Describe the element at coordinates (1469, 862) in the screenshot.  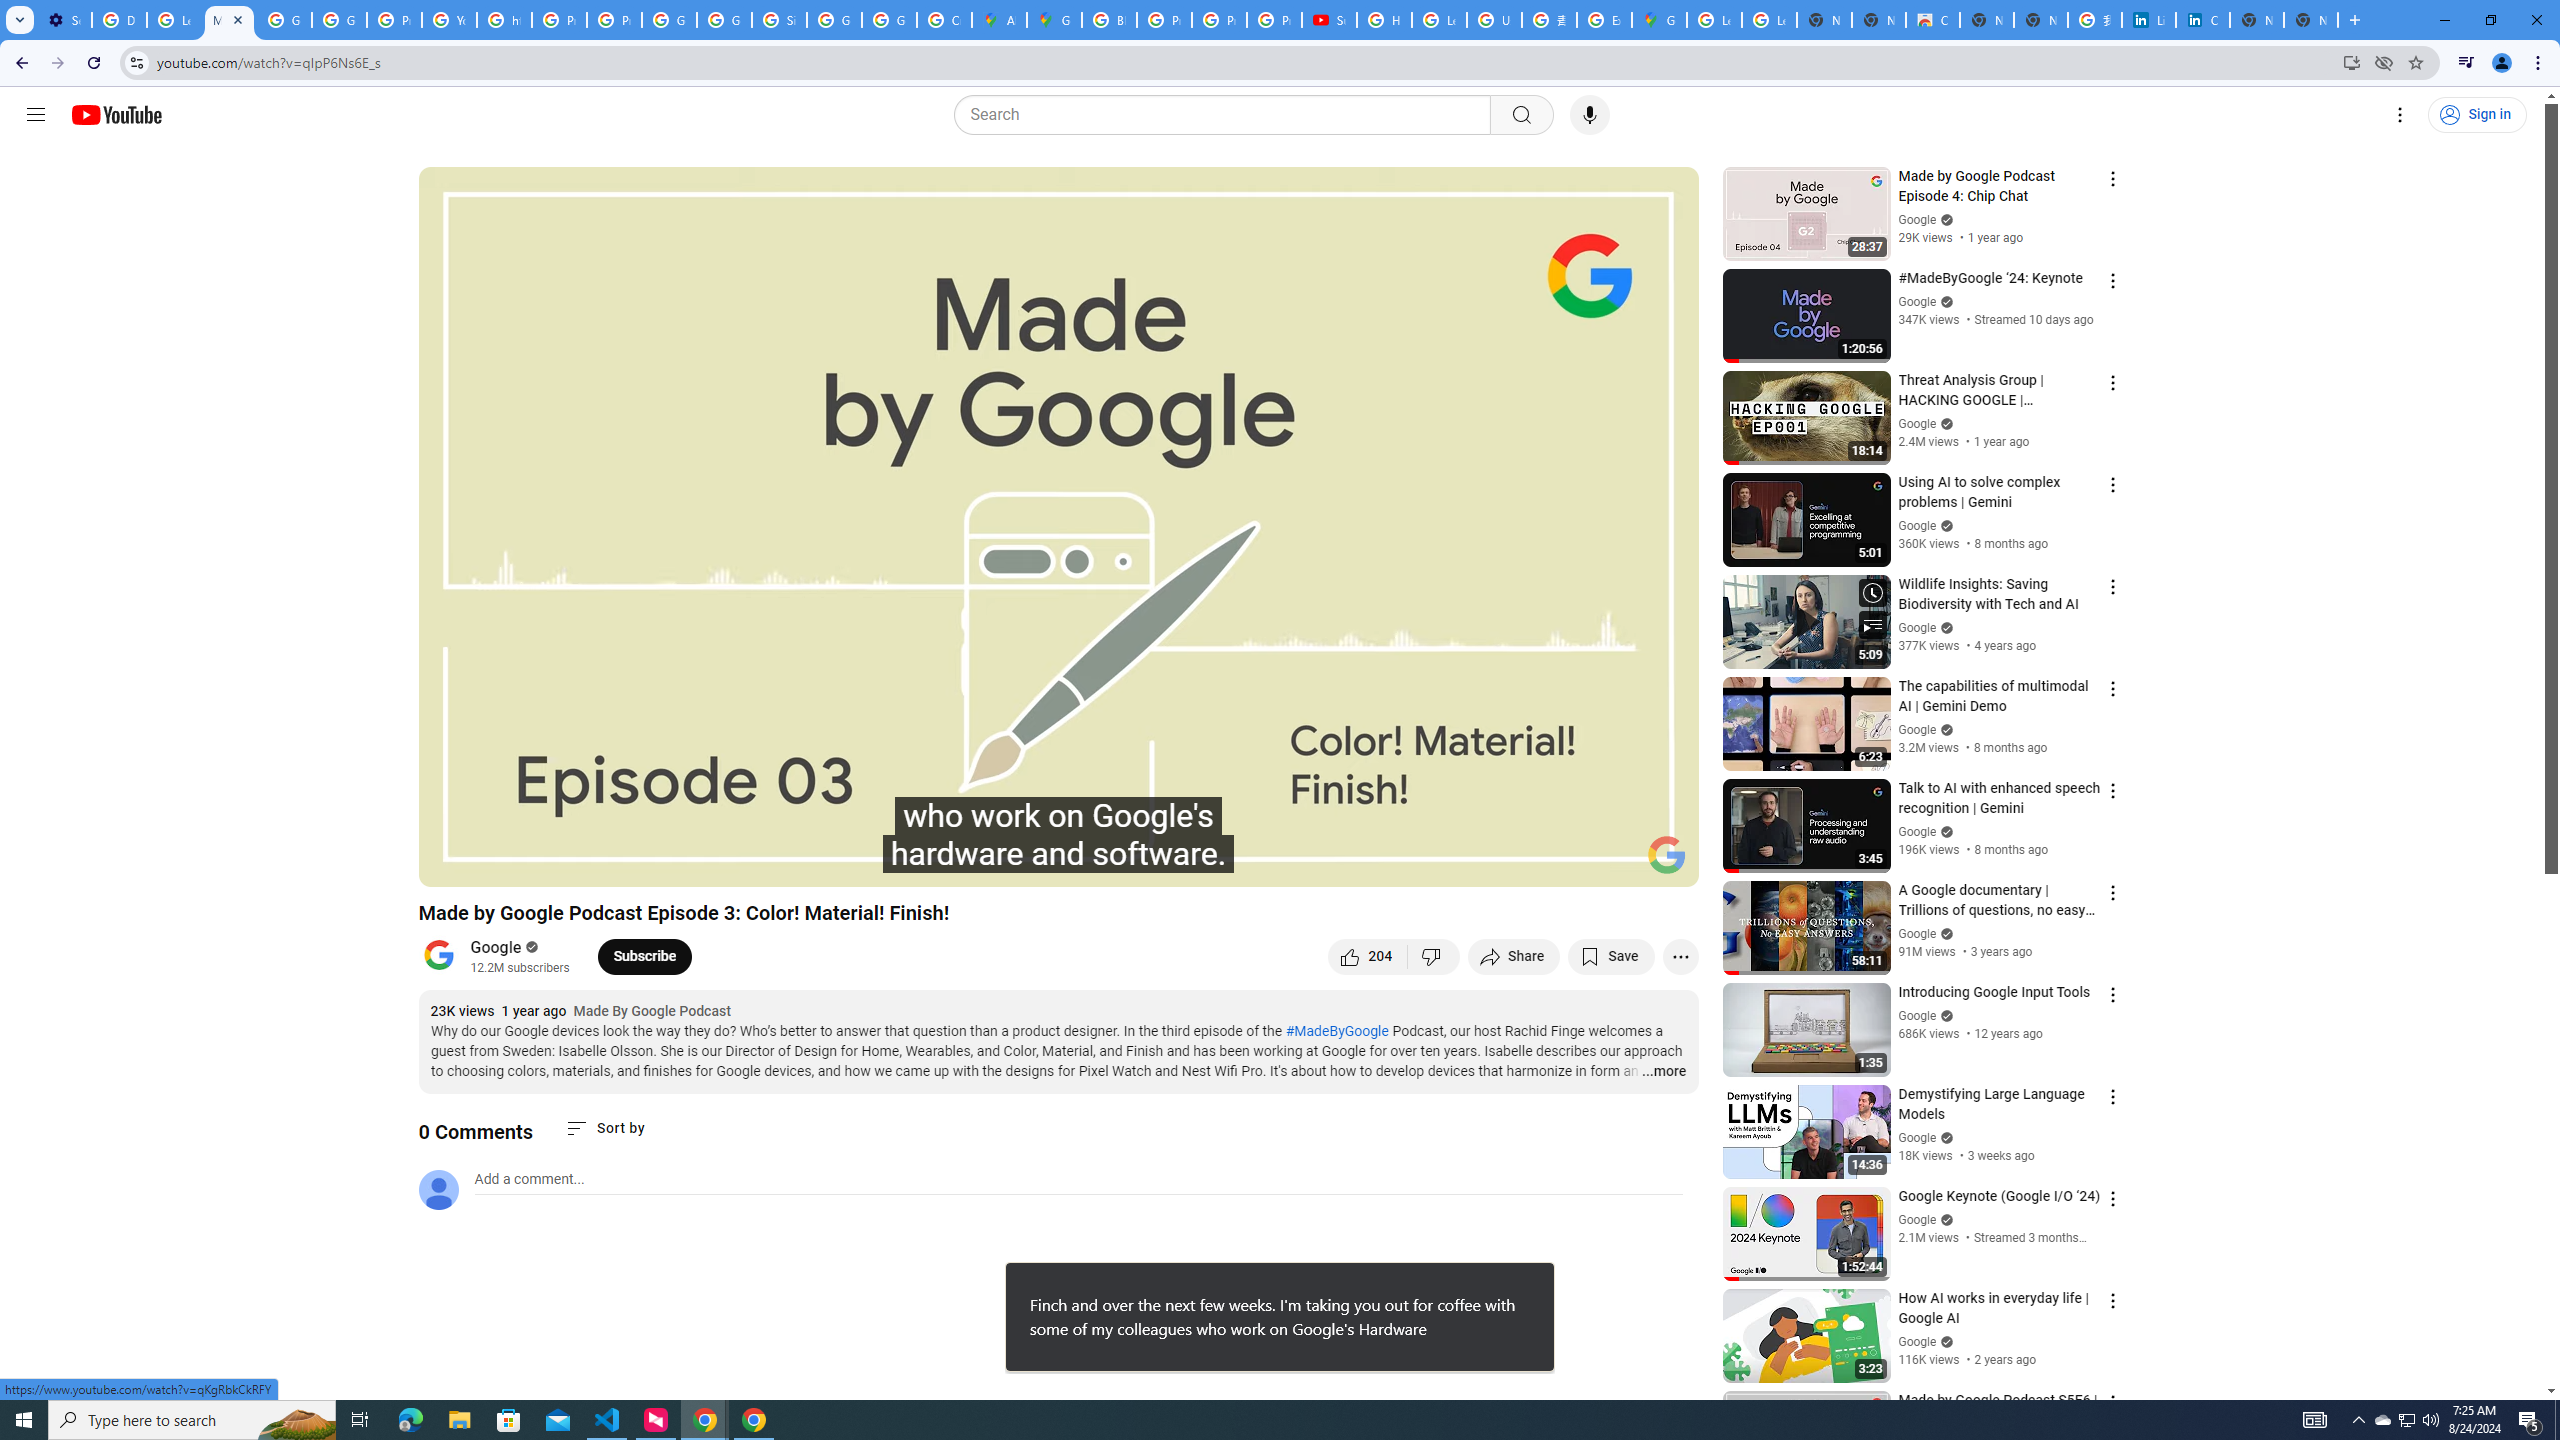
I see `'Subtitles/closed captions unavailable'` at that location.